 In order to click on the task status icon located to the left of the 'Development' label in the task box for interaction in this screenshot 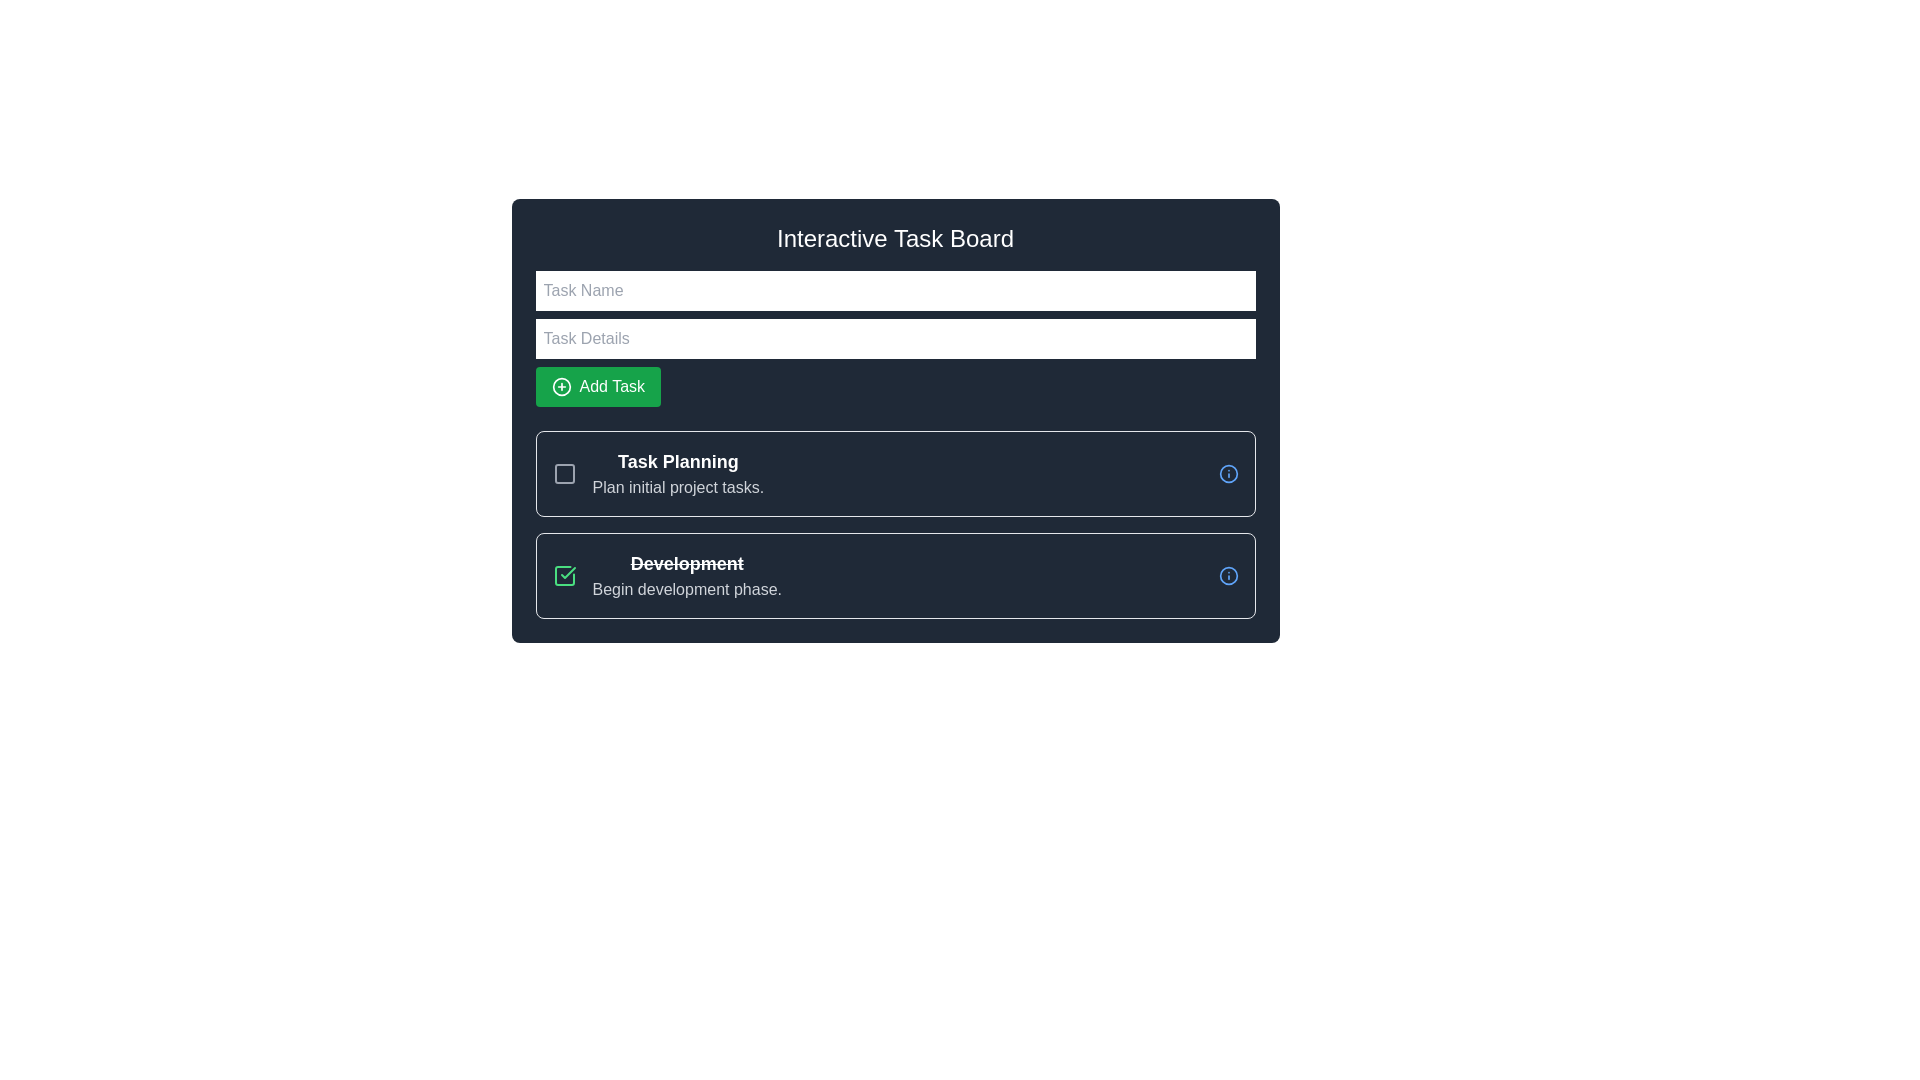, I will do `click(566, 573)`.